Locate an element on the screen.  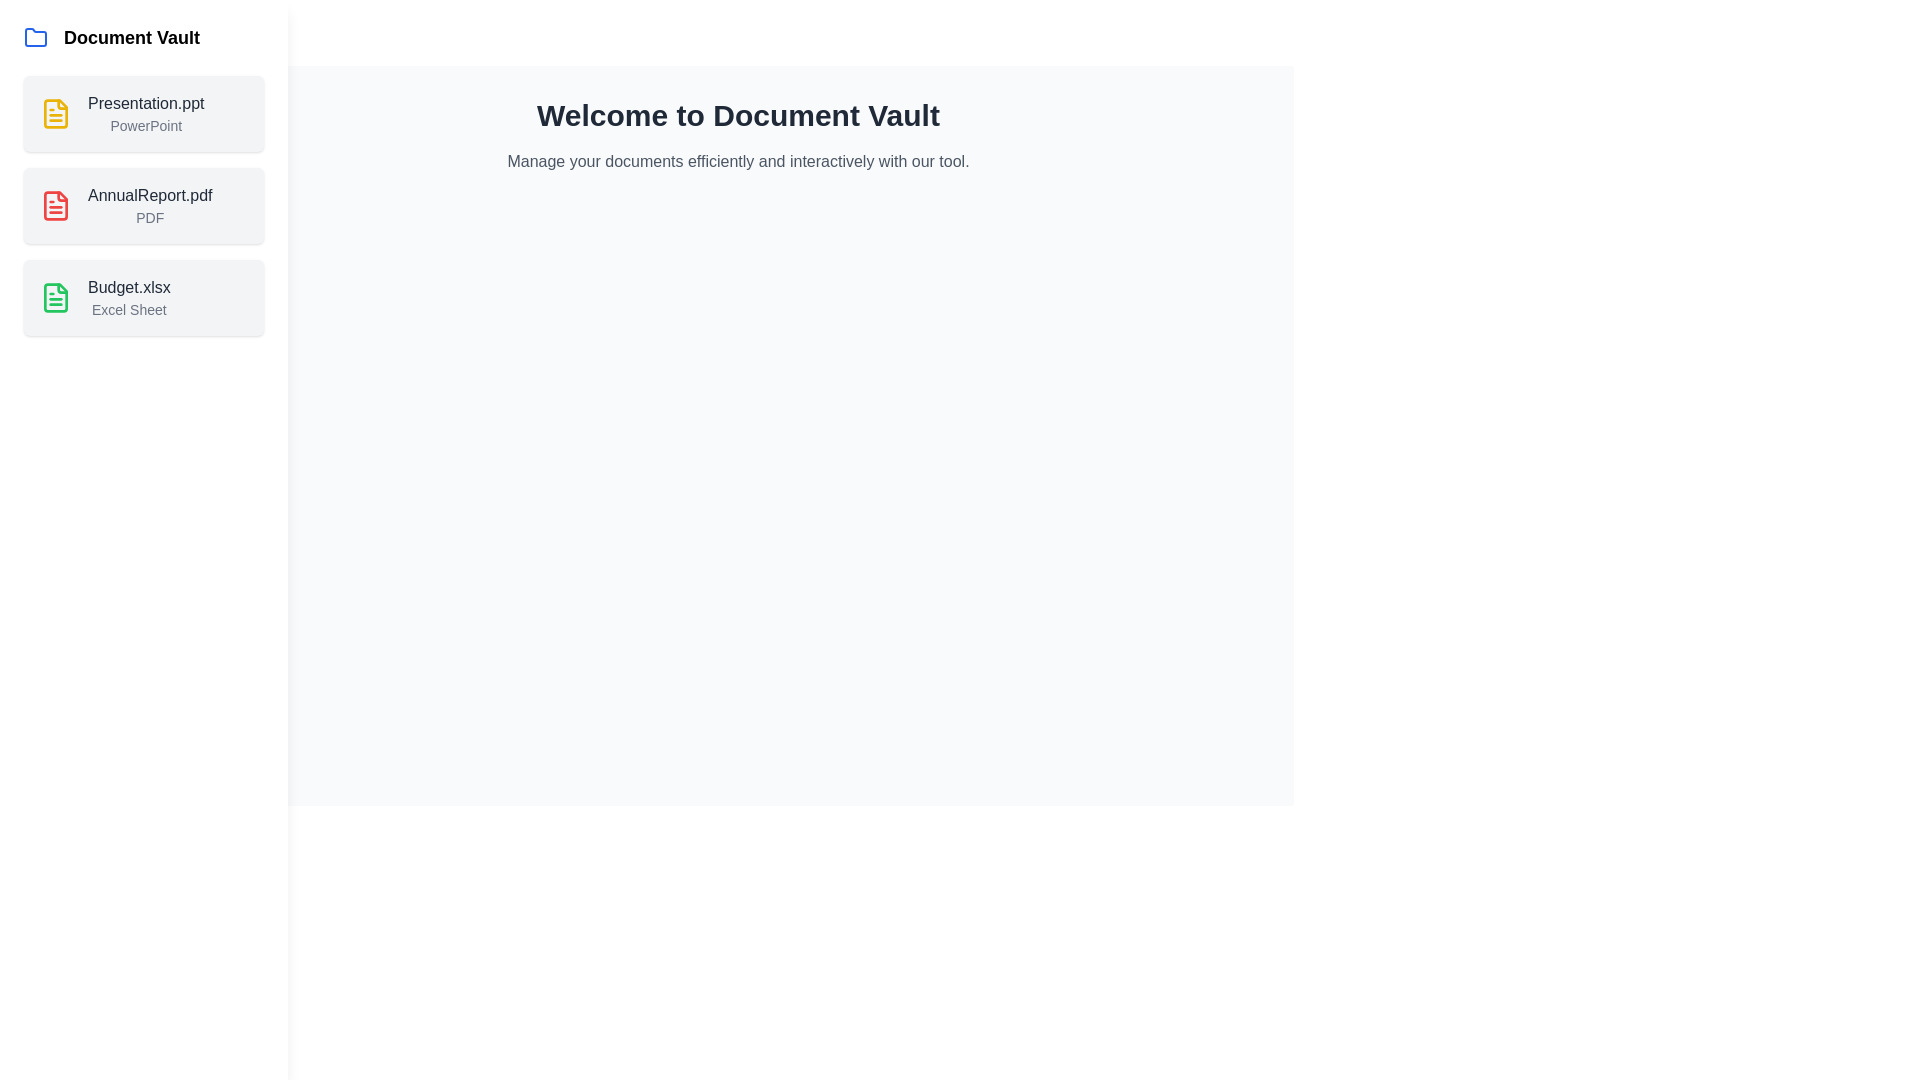
the welcome message text to highlight it is located at coordinates (737, 115).